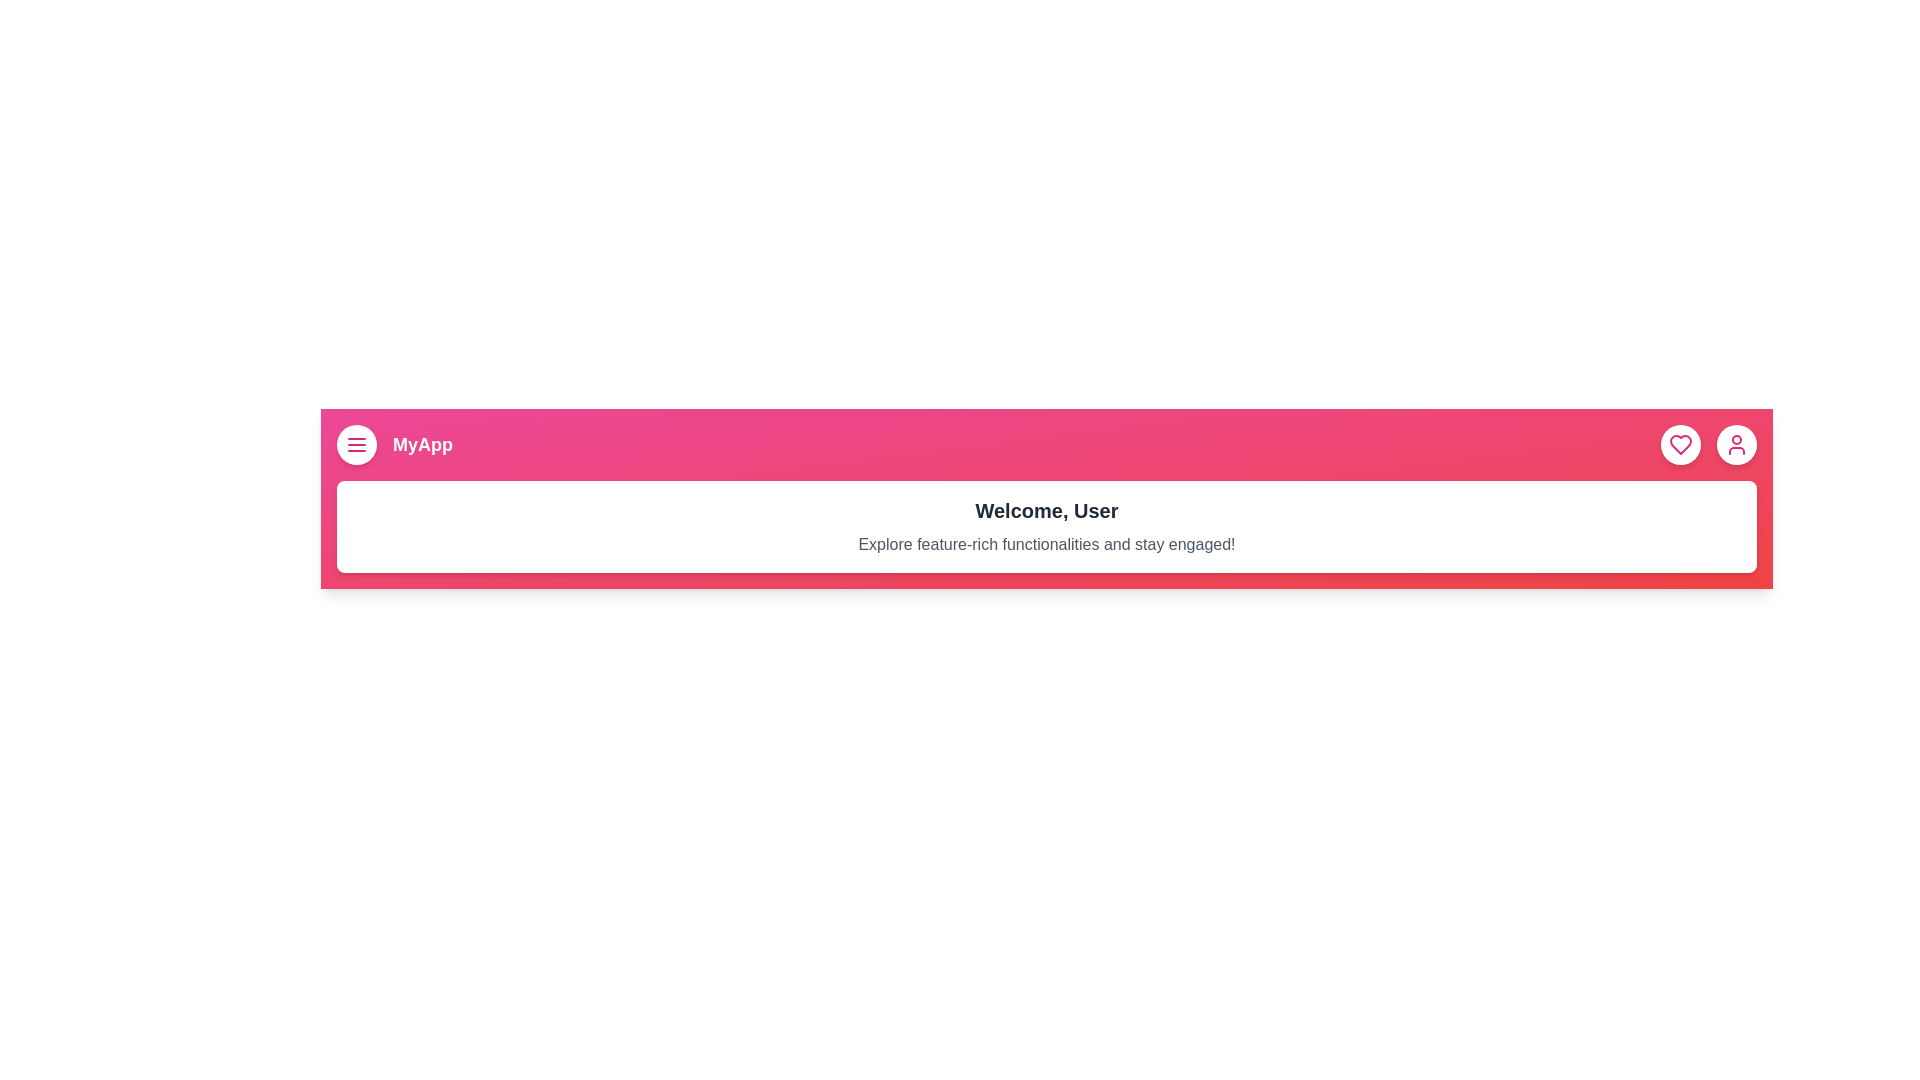 This screenshot has width=1920, height=1080. I want to click on the user icon button located at the top-right corner of the app bar, so click(1736, 443).